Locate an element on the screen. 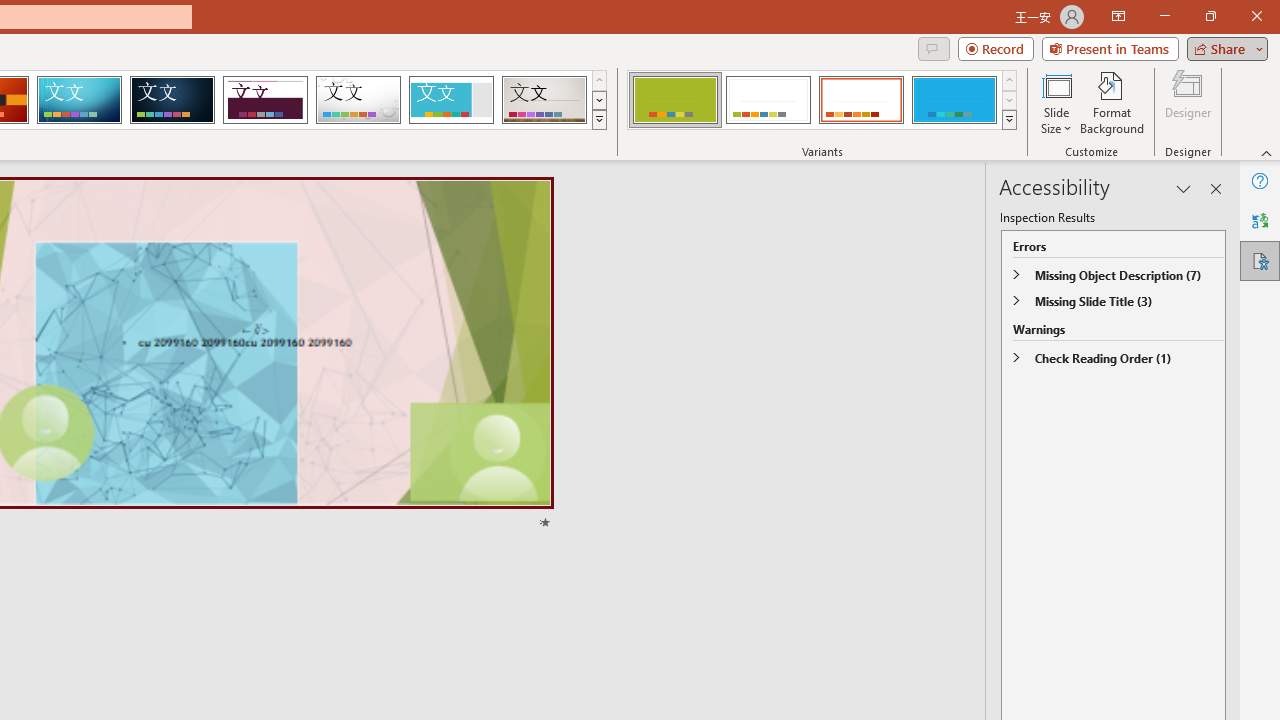 The height and width of the screenshot is (720, 1280). 'Basis Variant 3' is located at coordinates (861, 100).